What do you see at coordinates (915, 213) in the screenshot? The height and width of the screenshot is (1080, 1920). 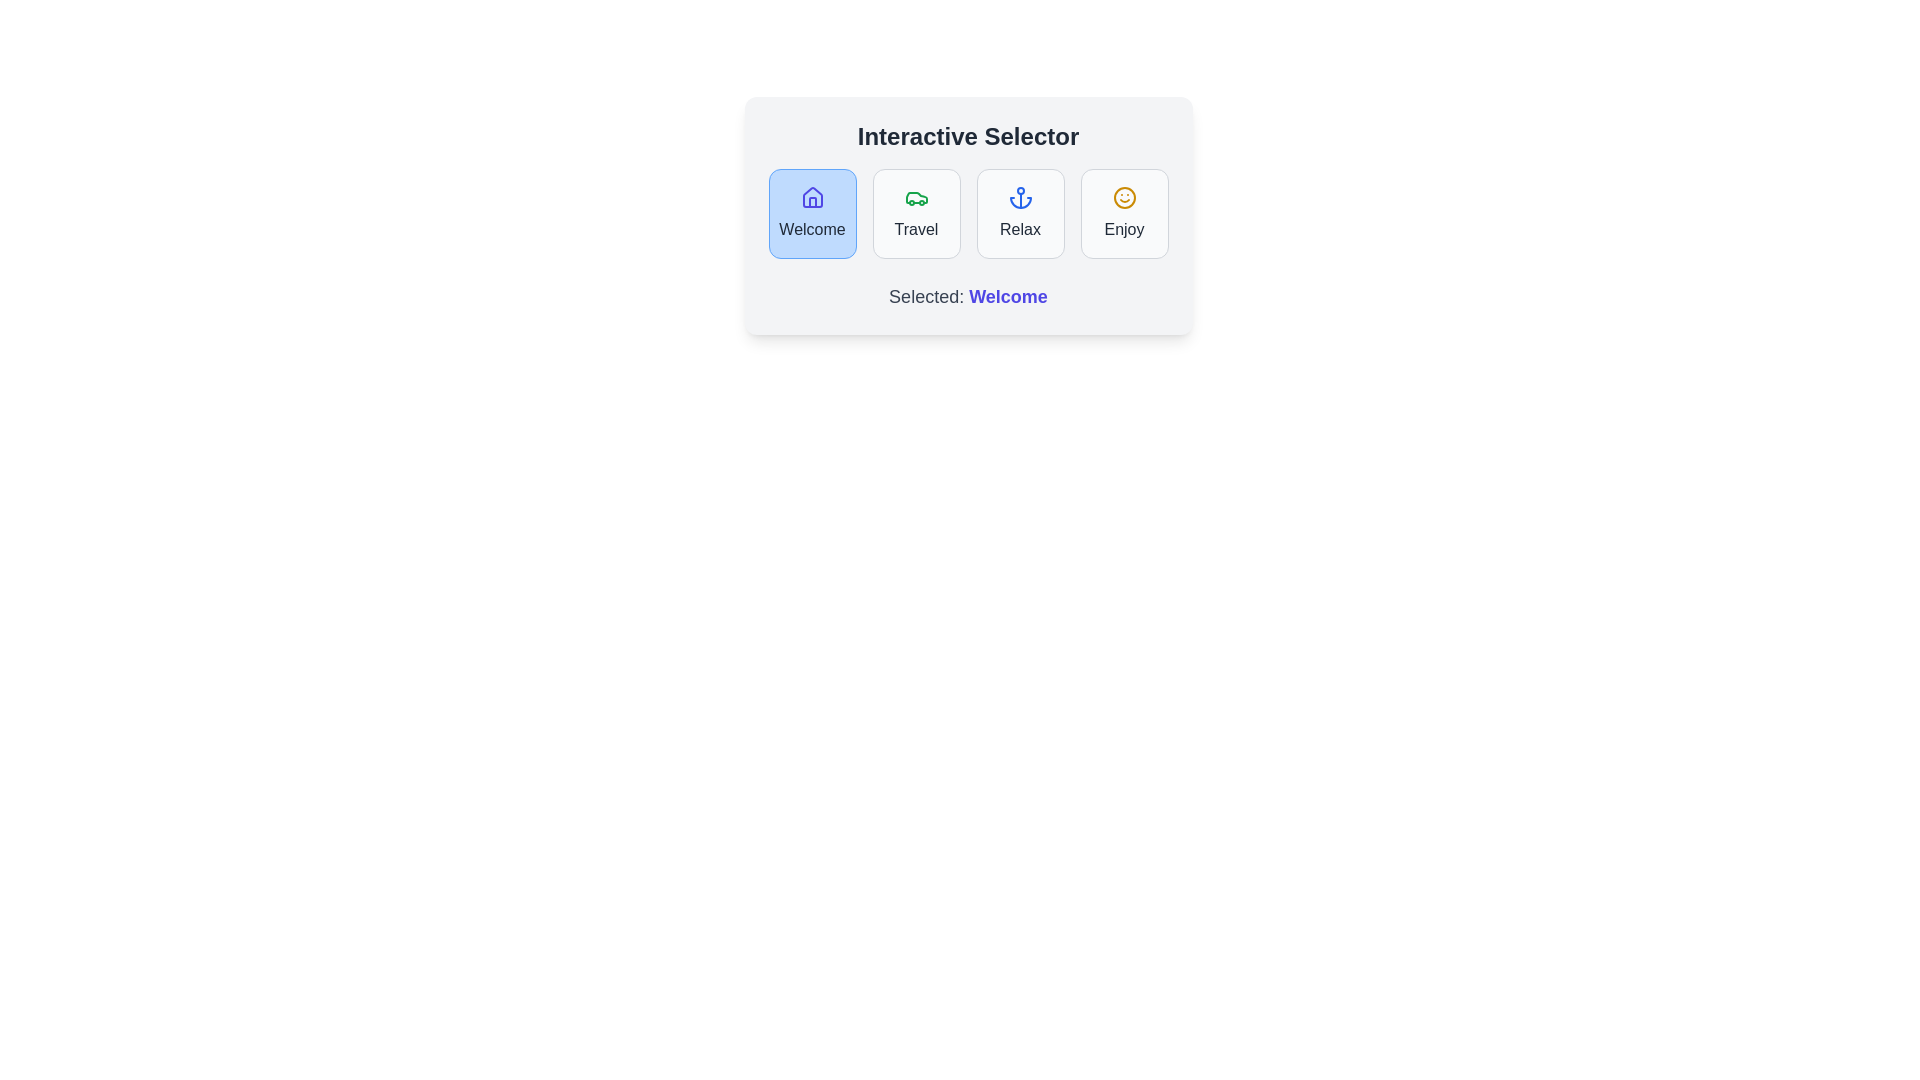 I see `the second interactive card in the row` at bounding box center [915, 213].